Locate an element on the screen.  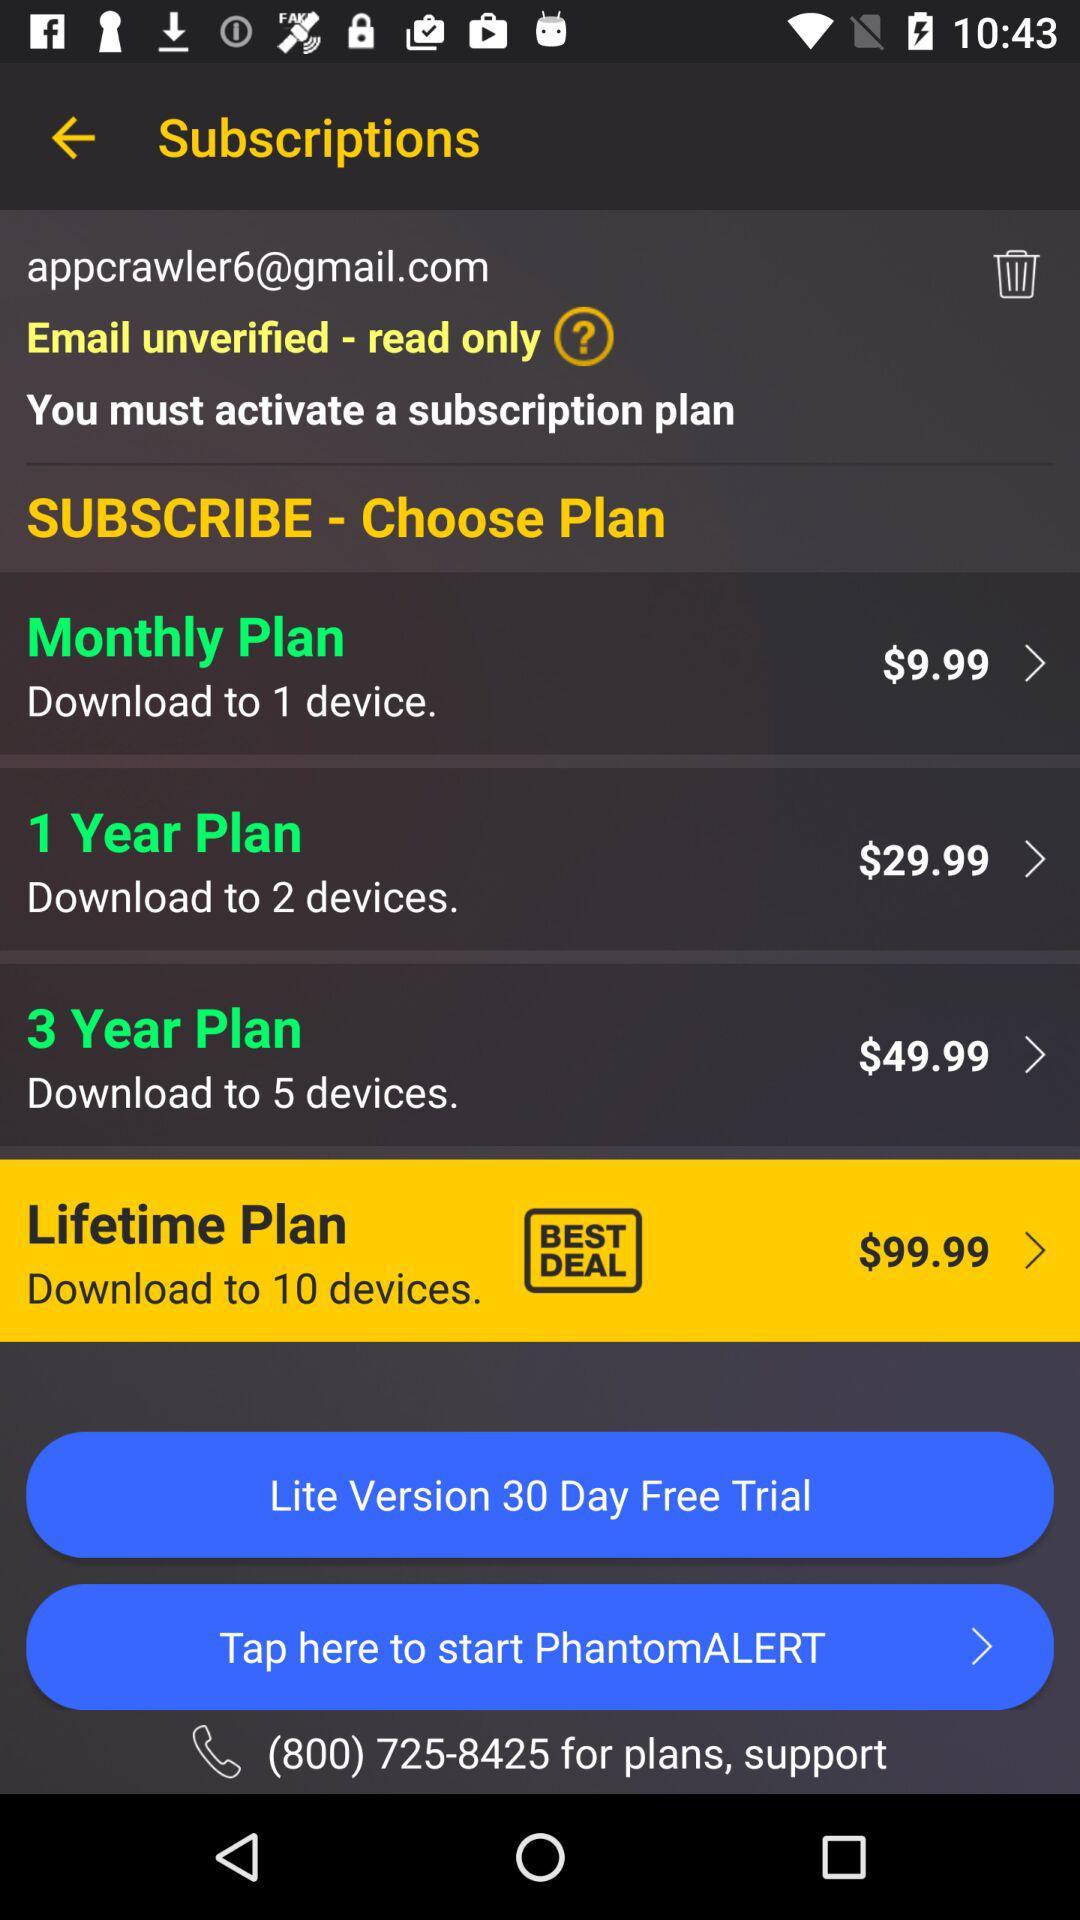
item next to the email unverified read app is located at coordinates (1016, 273).